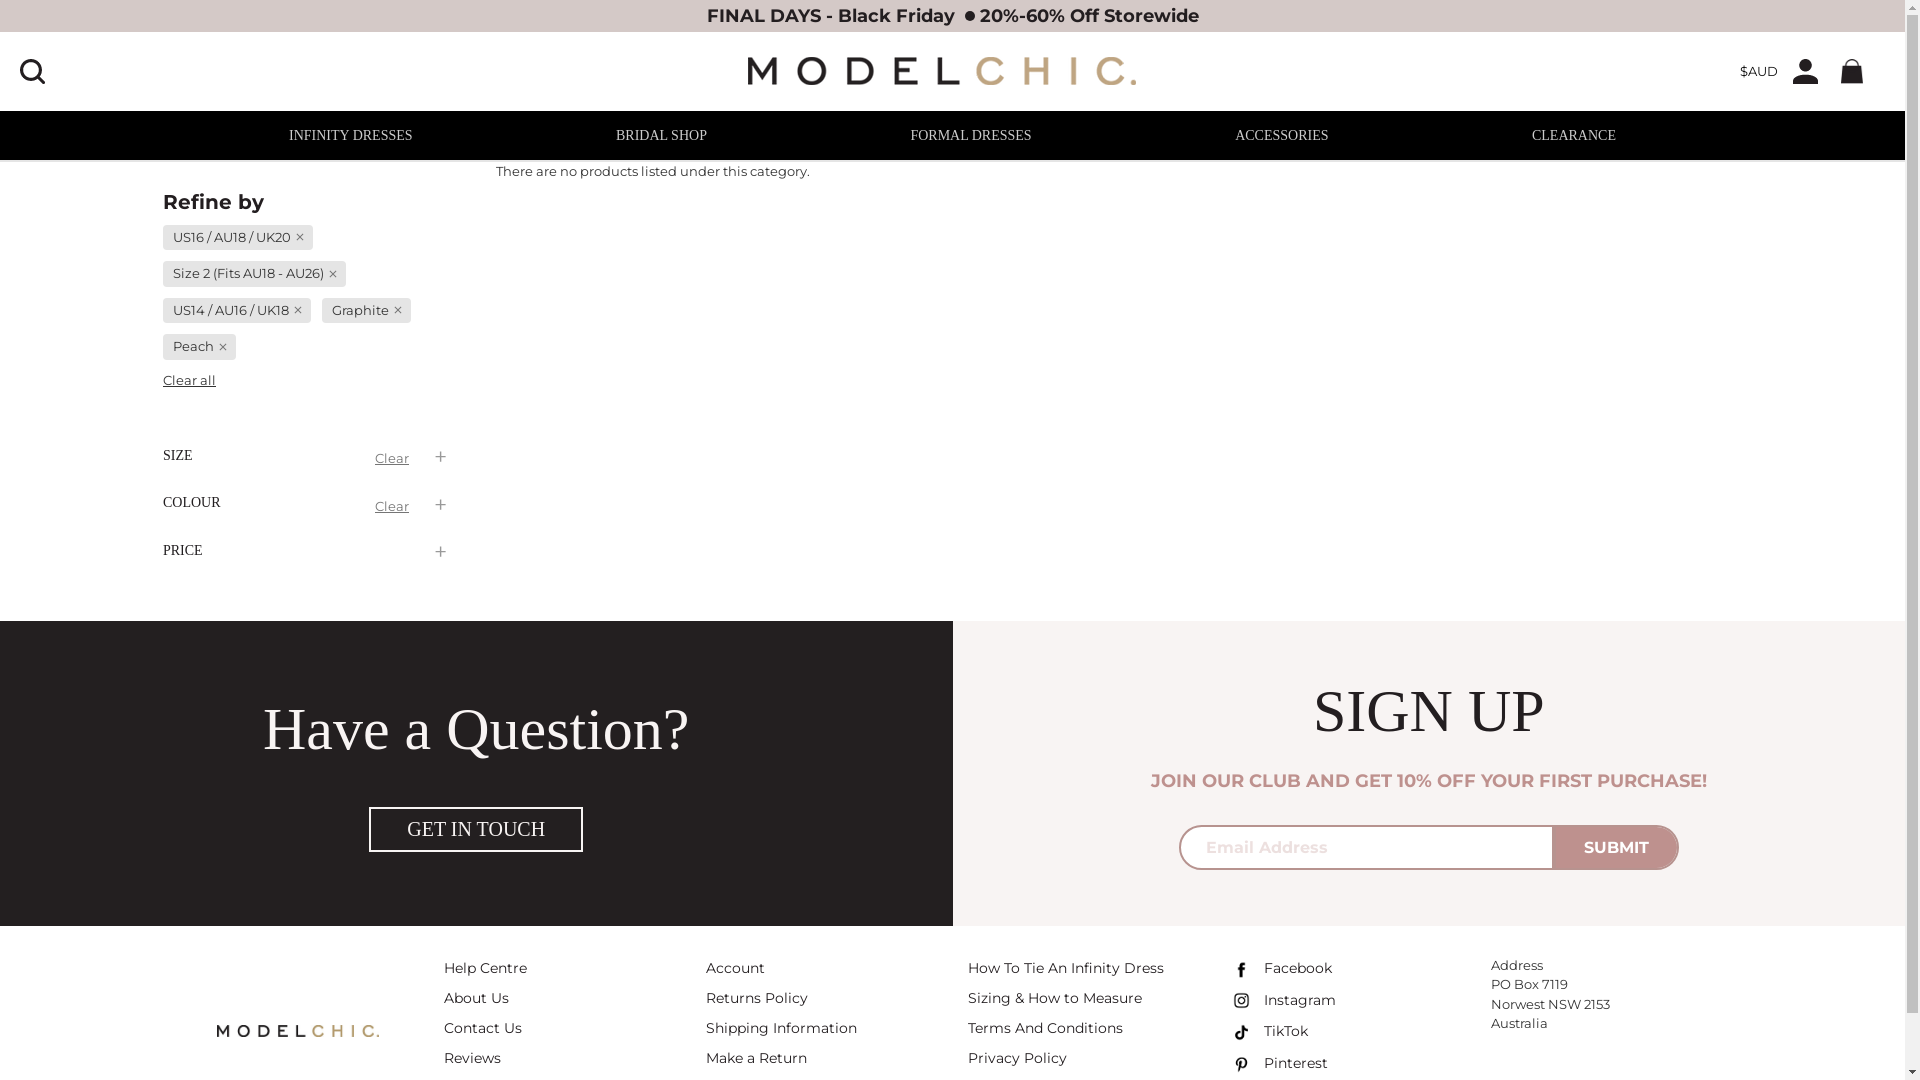  What do you see at coordinates (163, 237) in the screenshot?
I see `'US16 / AU18 / UK20'` at bounding box center [163, 237].